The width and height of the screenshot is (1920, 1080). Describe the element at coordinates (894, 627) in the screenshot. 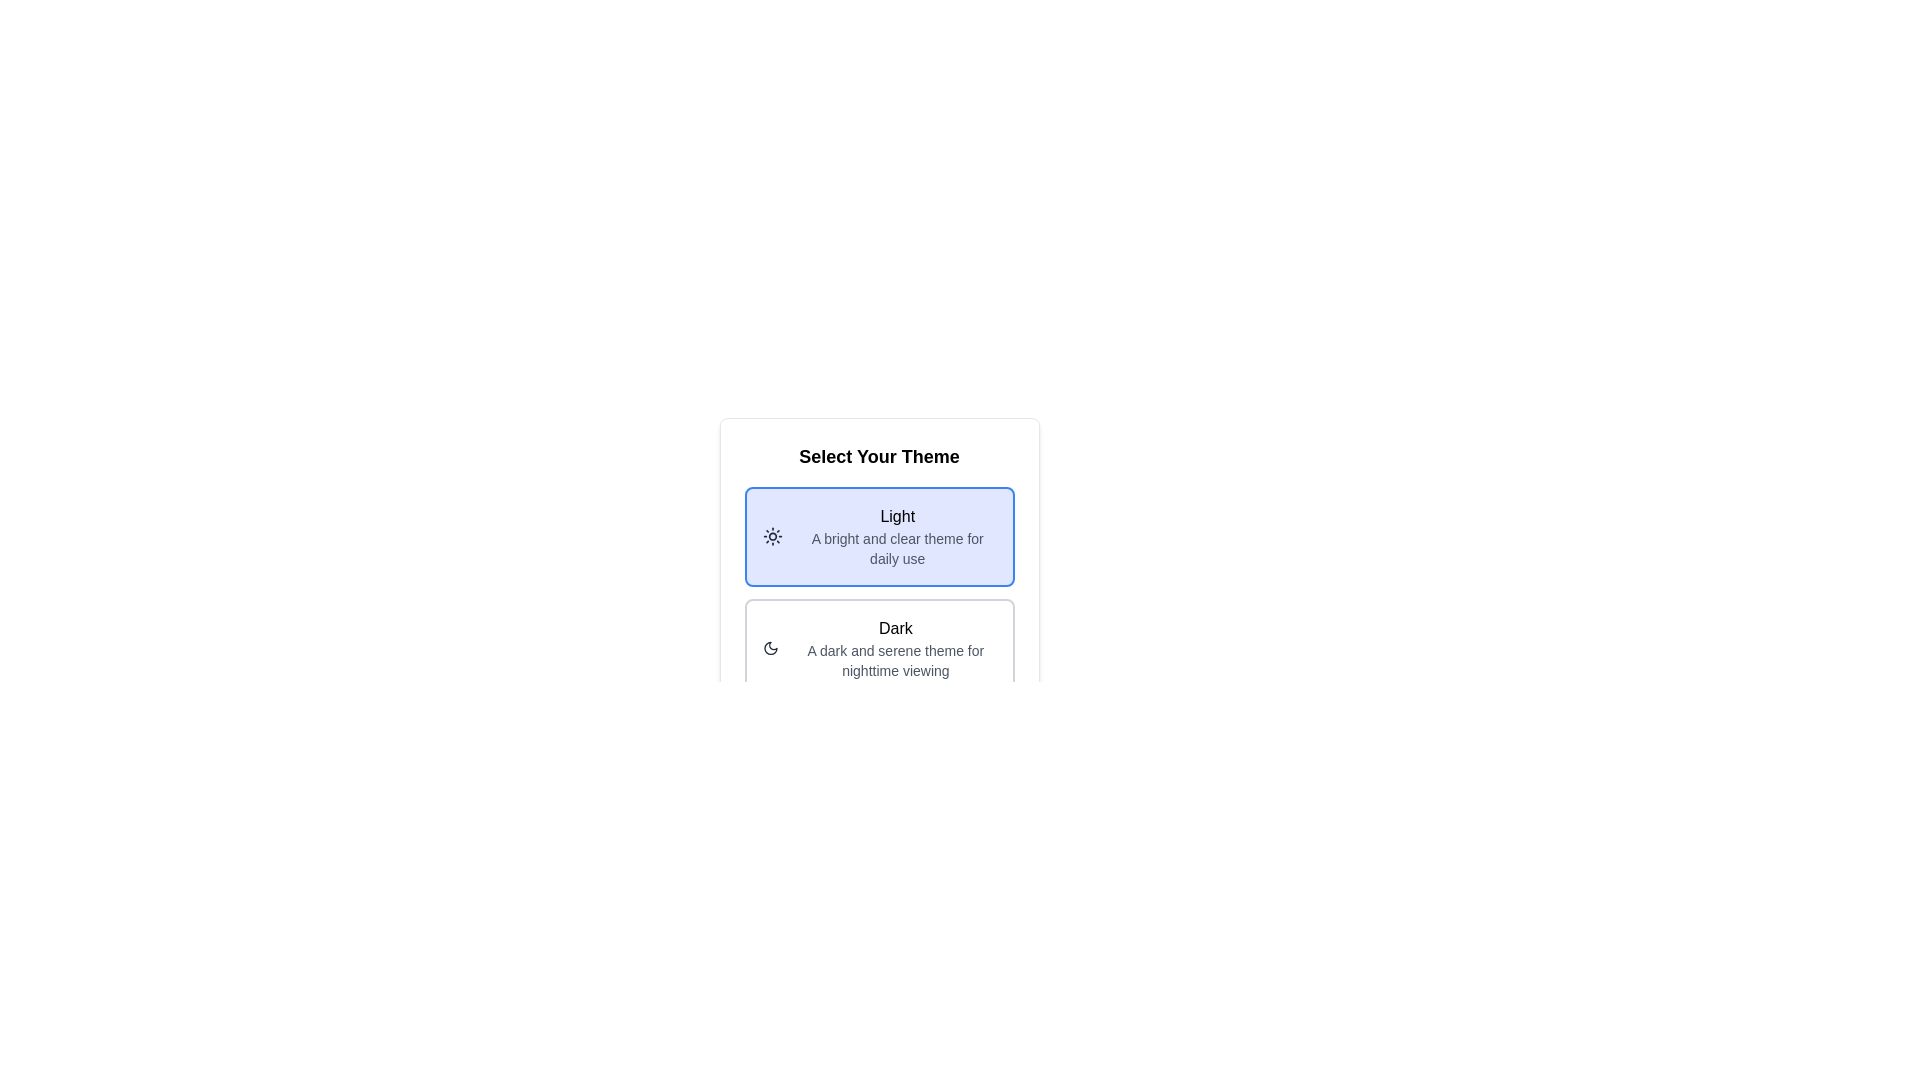

I see `the 'Dark' theme label located in the upper text portion of the second card in the theme options list` at that location.